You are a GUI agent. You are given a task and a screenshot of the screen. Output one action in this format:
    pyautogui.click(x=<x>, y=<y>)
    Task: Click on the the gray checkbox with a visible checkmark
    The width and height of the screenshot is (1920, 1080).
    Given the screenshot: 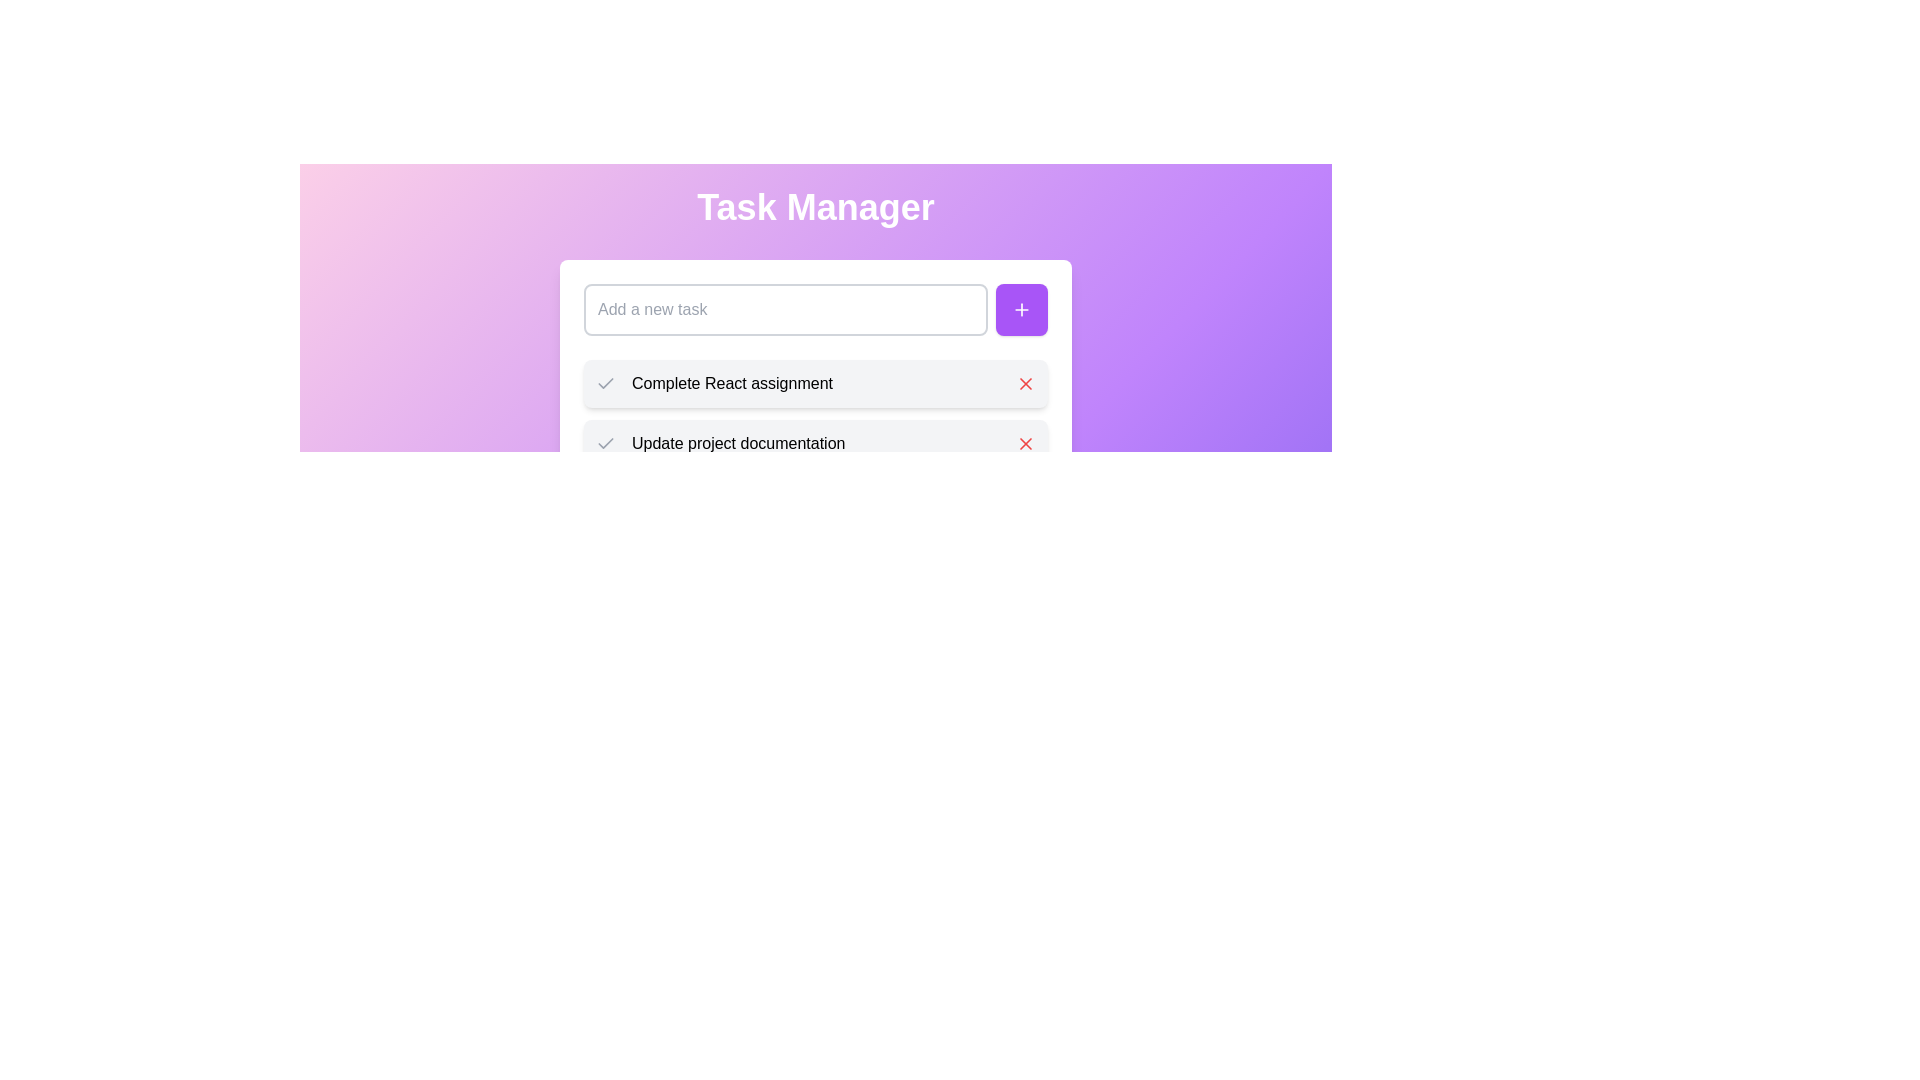 What is the action you would take?
    pyautogui.click(x=604, y=384)
    